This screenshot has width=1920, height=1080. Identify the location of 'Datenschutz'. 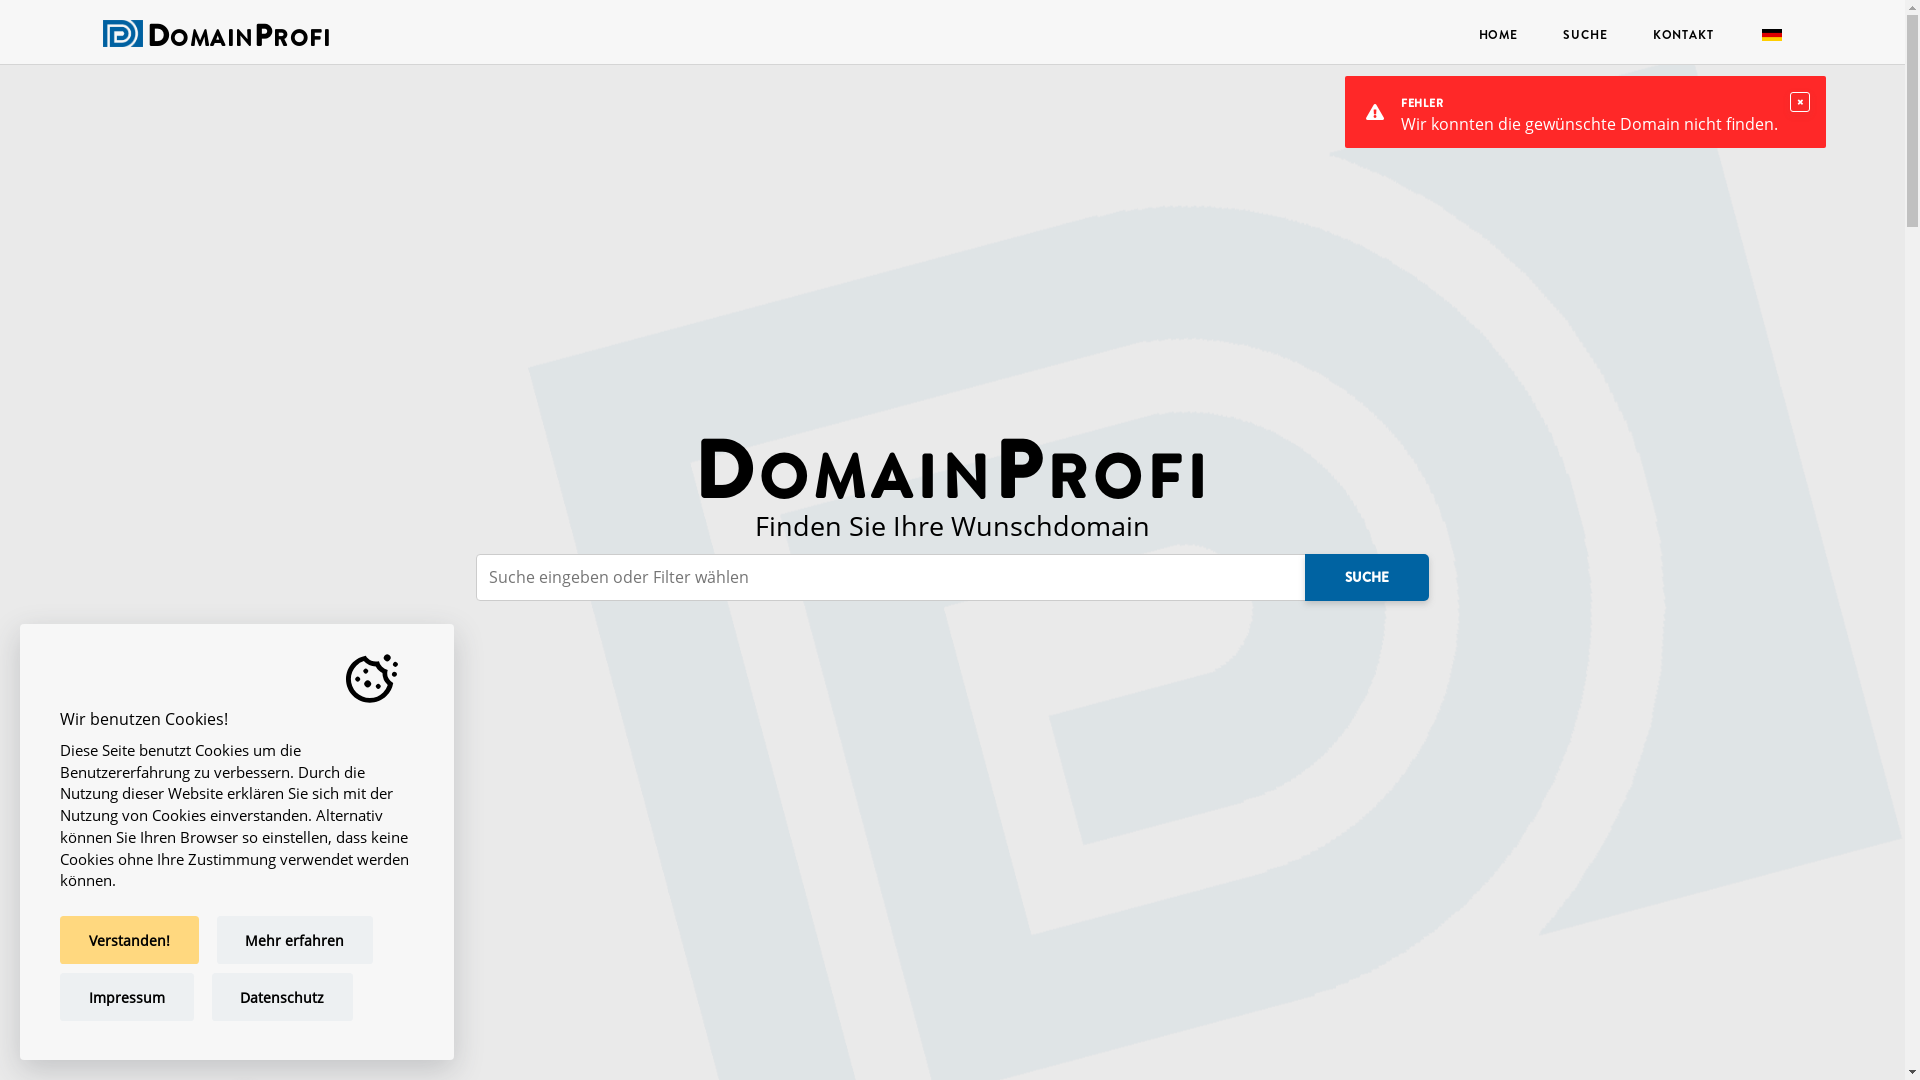
(282, 996).